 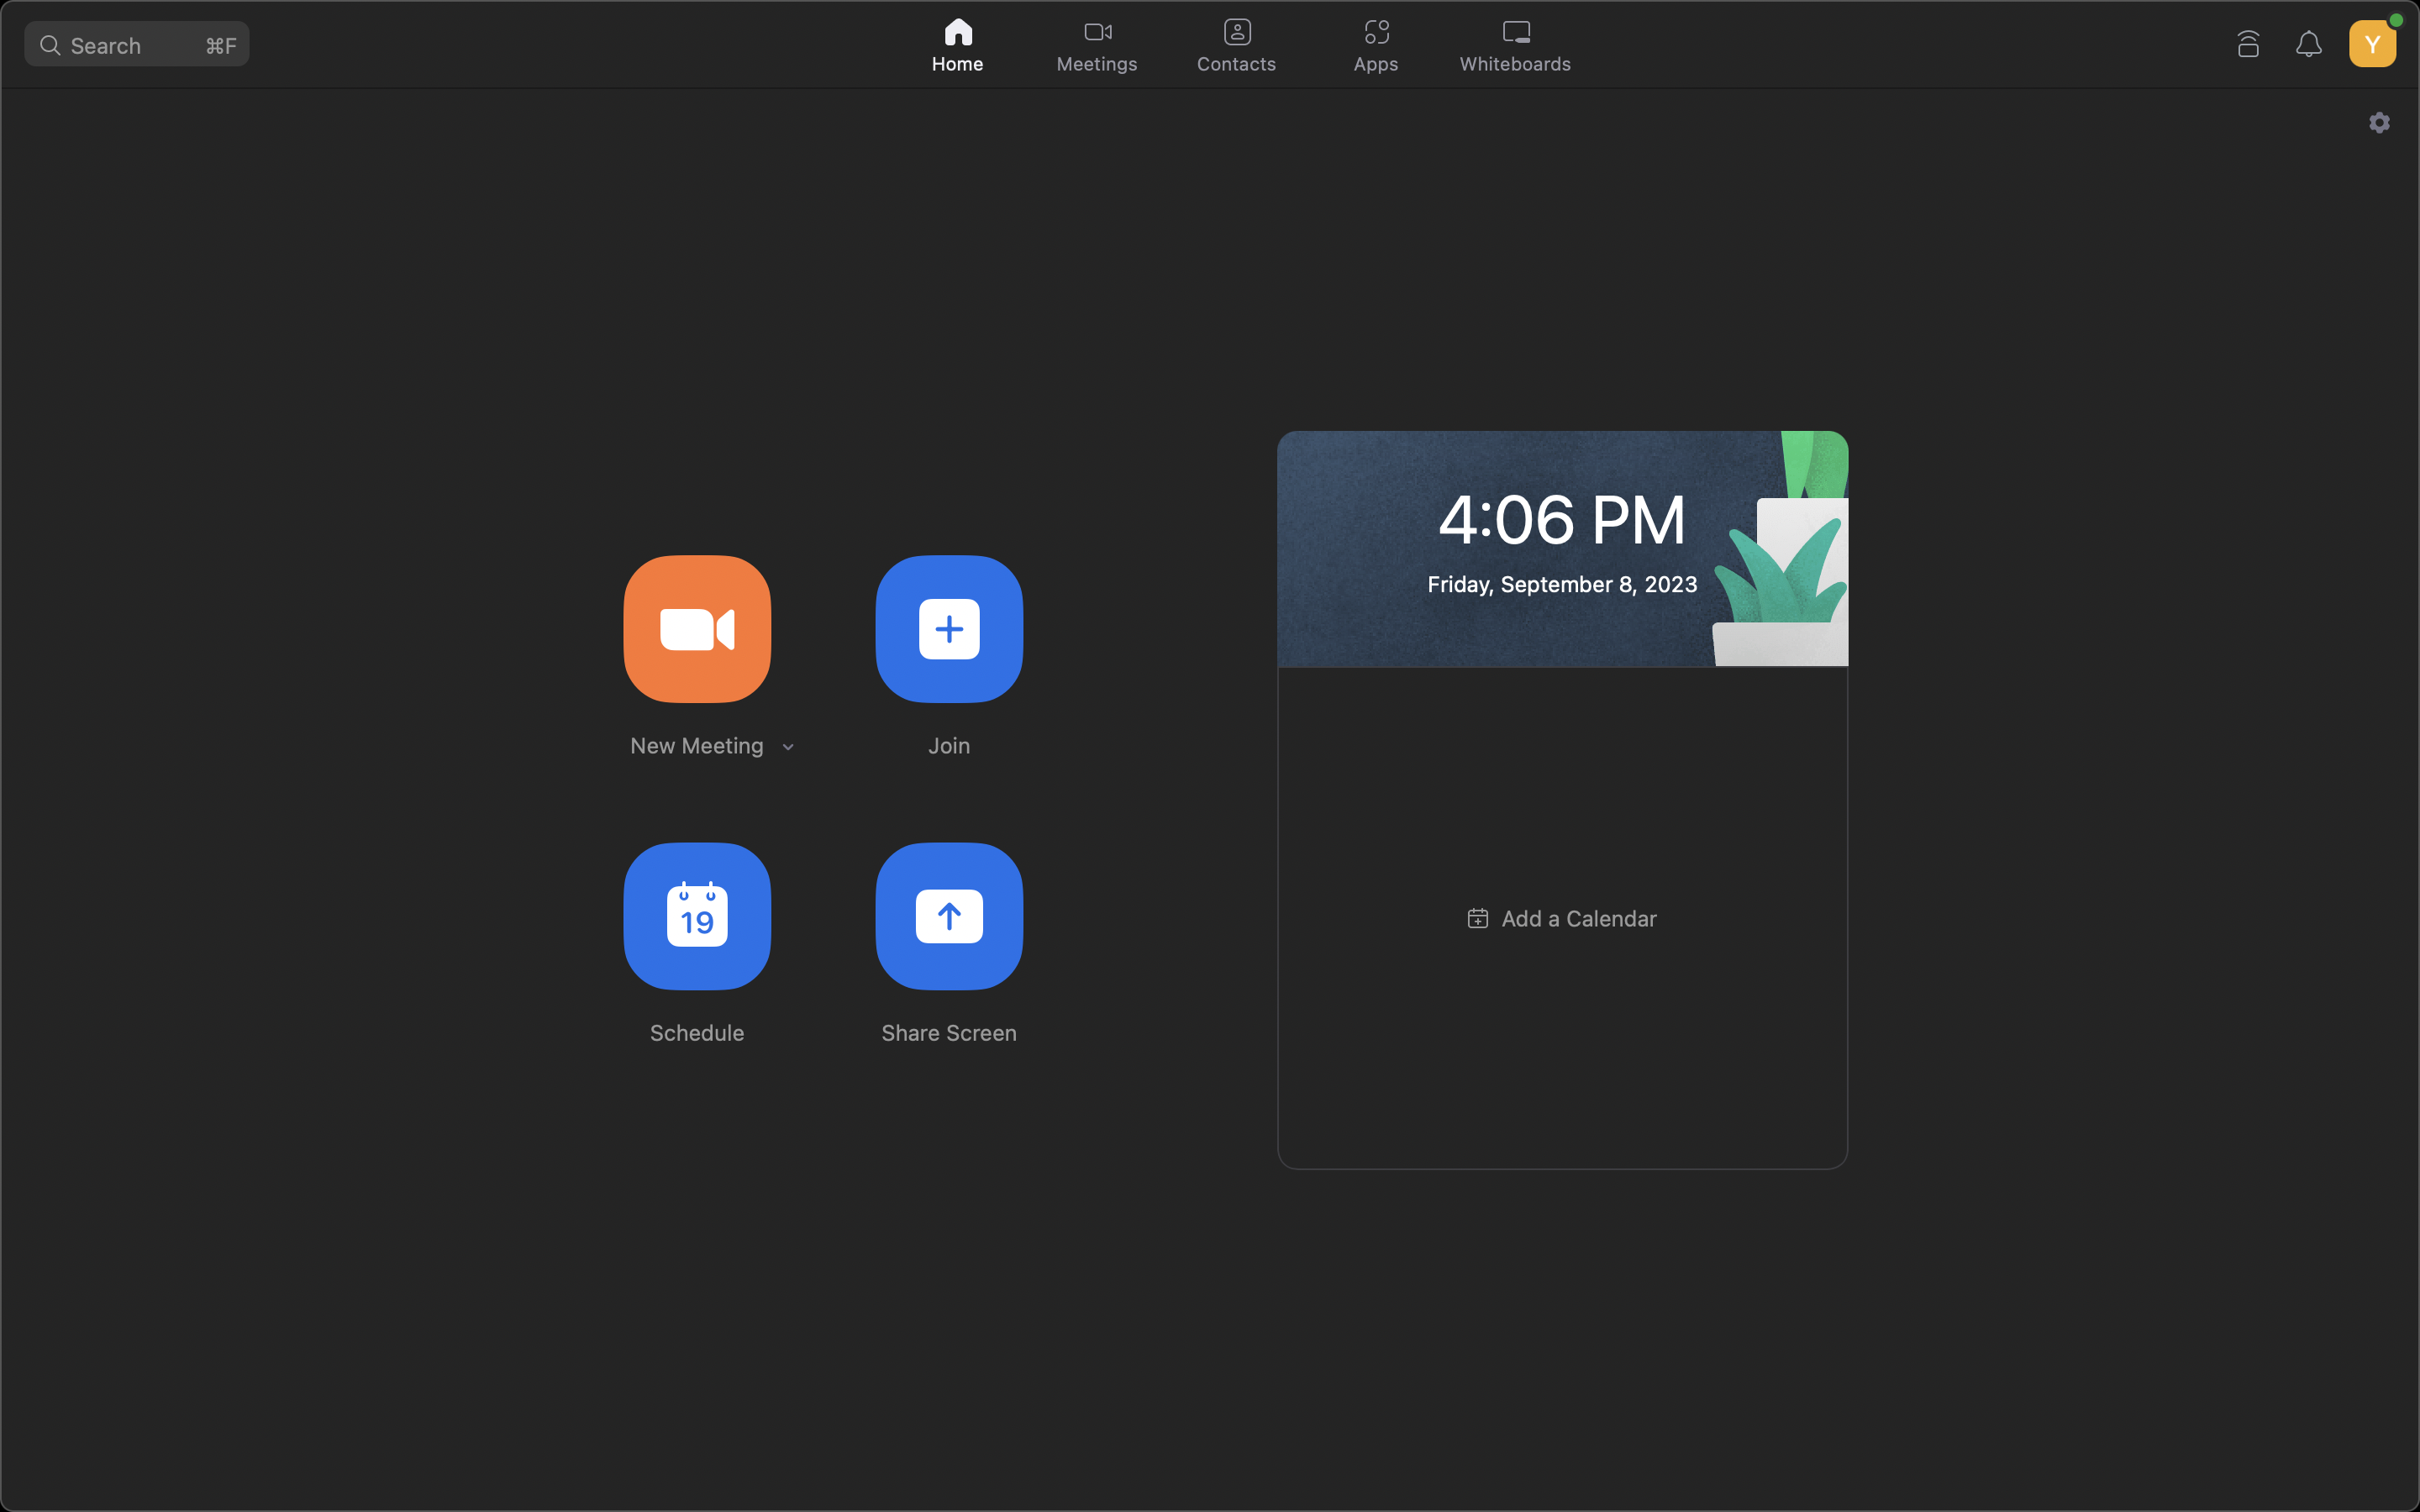 What do you see at coordinates (1379, 41) in the screenshot?
I see `the applications button situated at the top` at bounding box center [1379, 41].